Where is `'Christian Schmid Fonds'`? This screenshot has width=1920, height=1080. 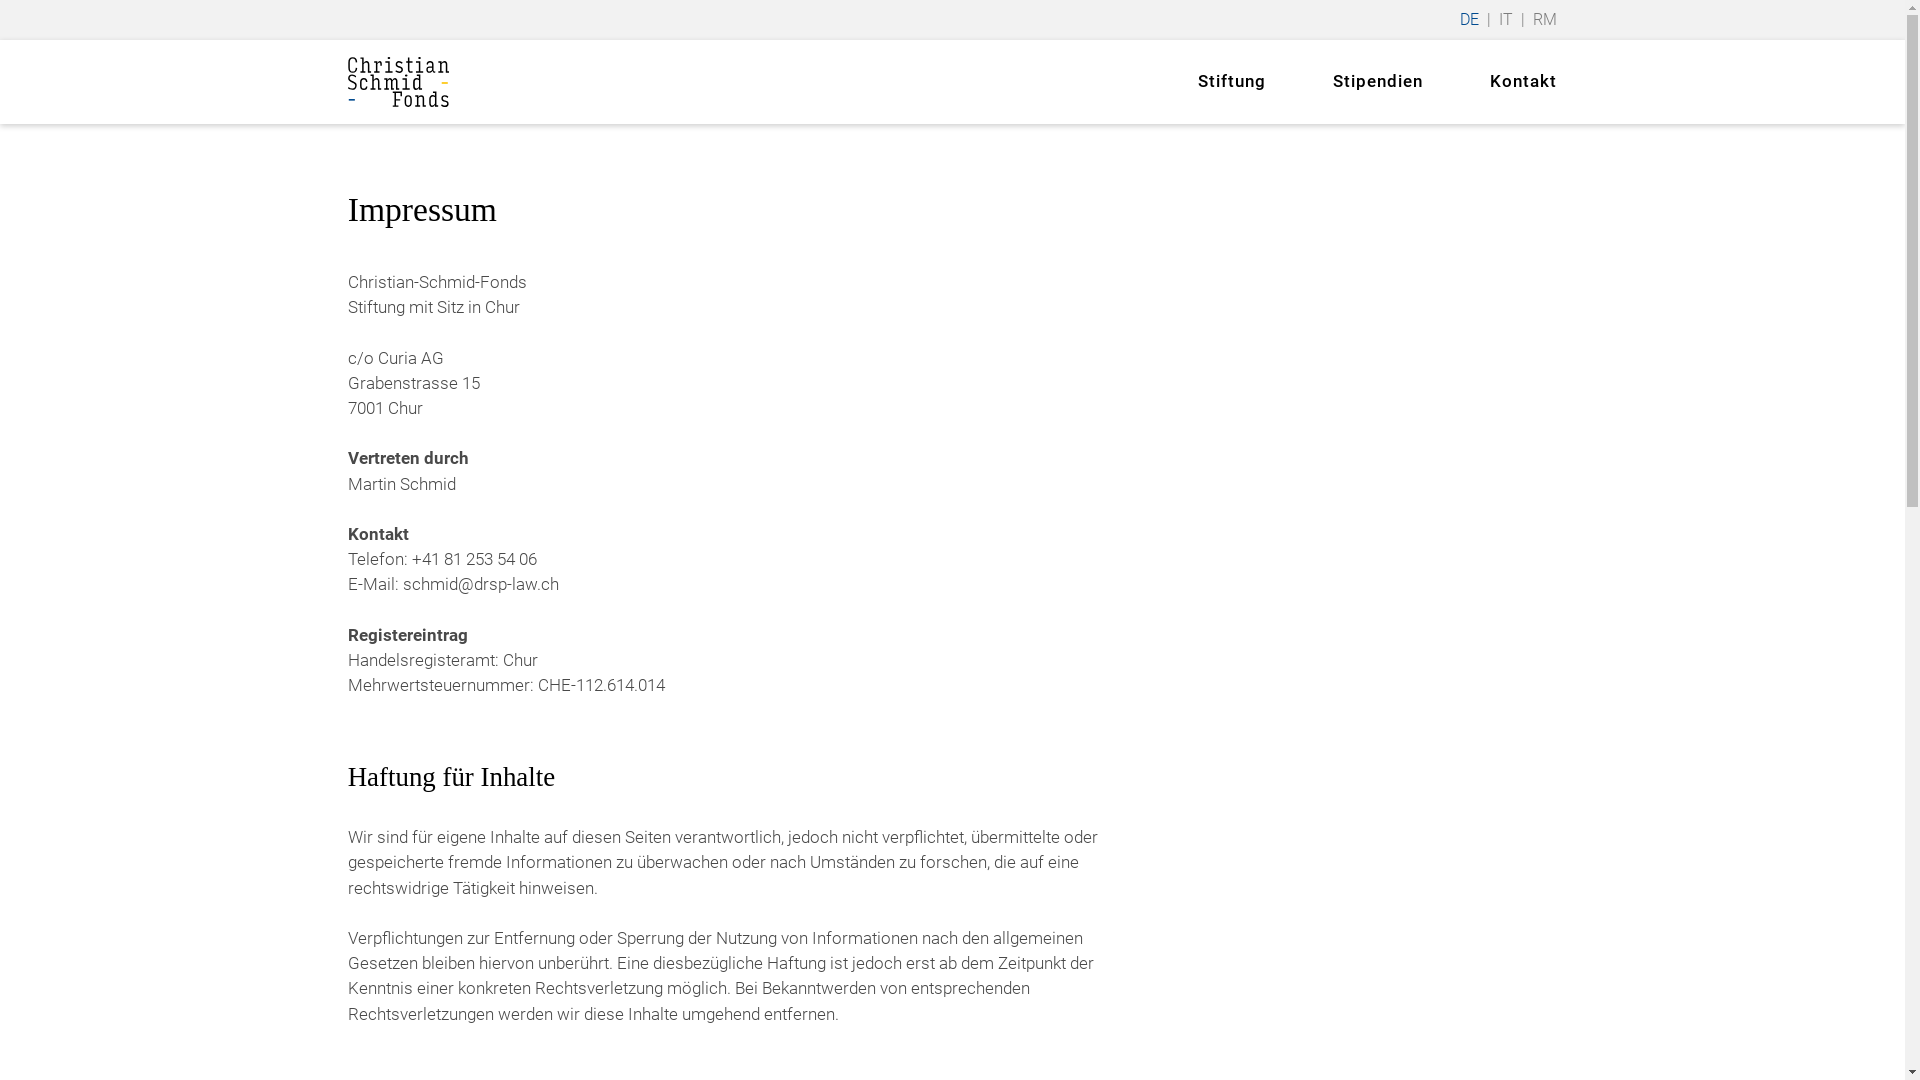
'Christian Schmid Fonds' is located at coordinates (398, 80).